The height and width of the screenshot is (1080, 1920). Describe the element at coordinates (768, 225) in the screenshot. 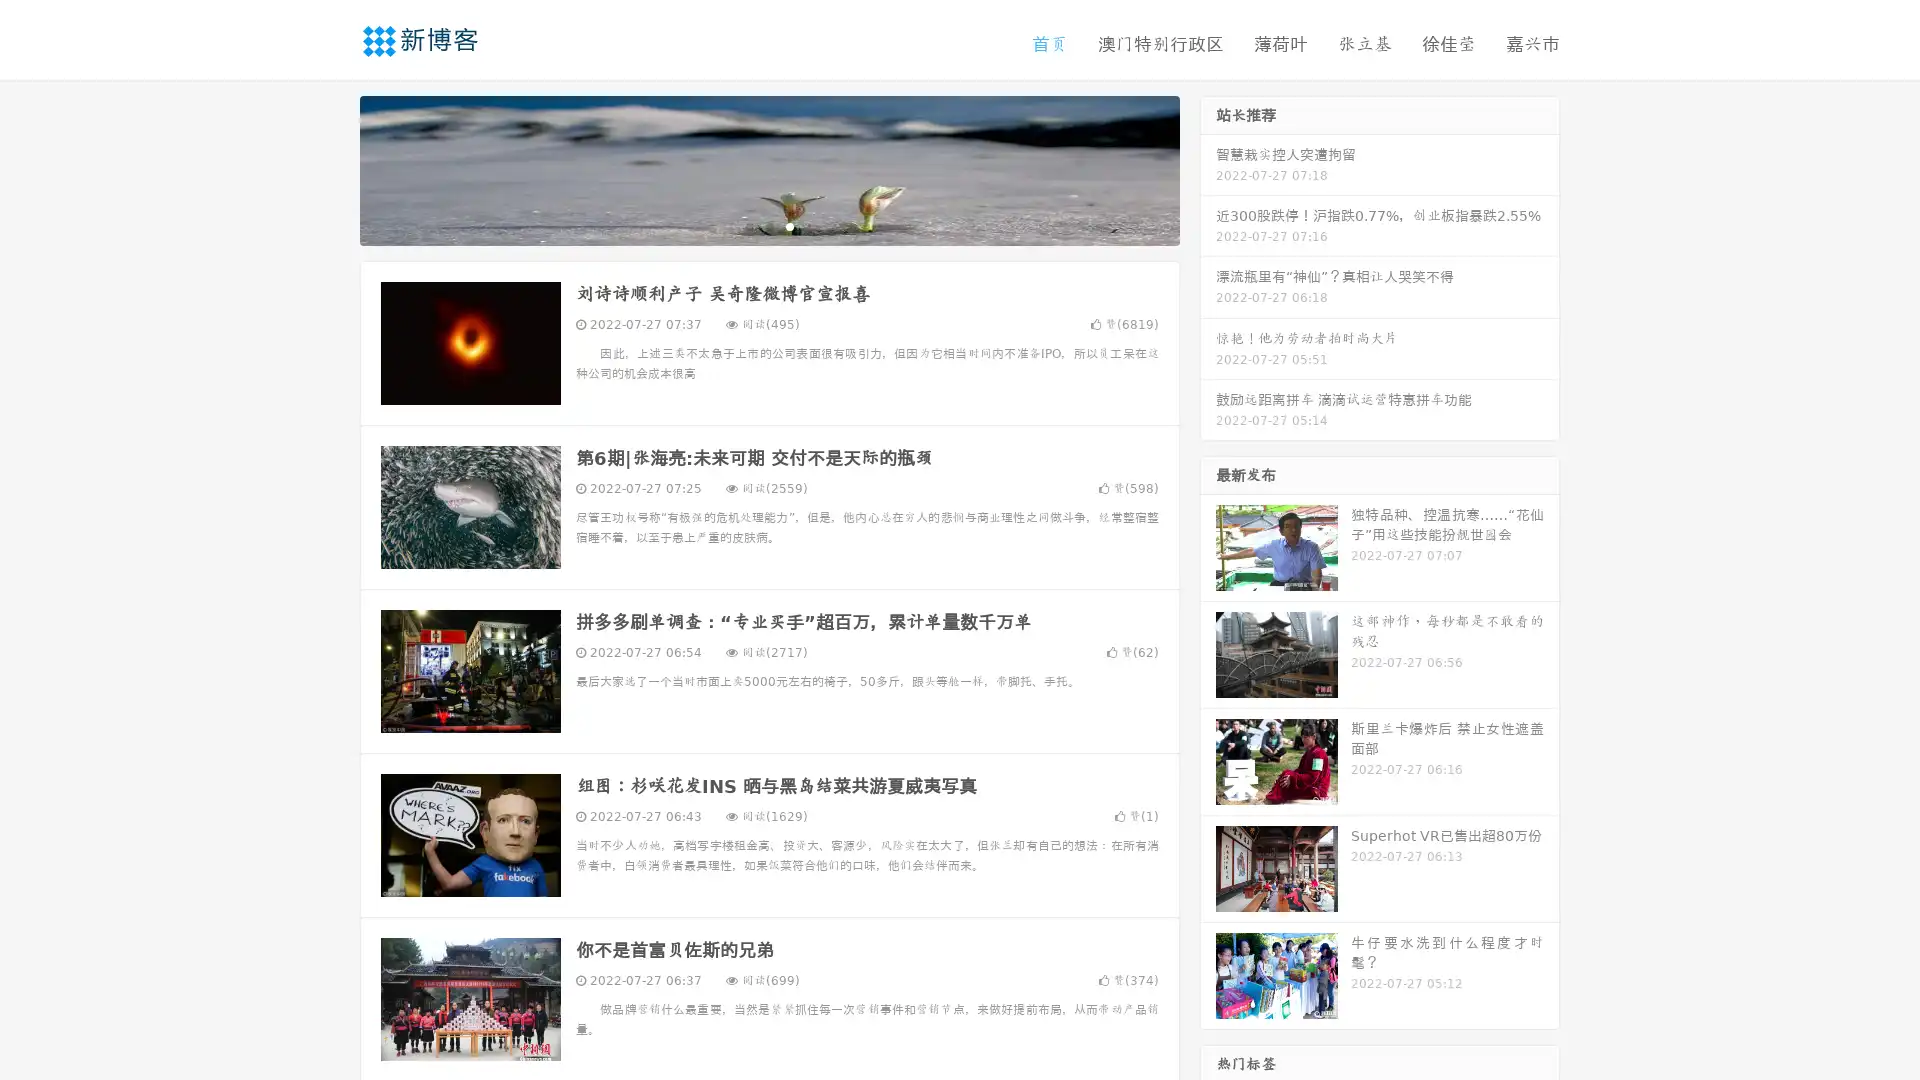

I see `Go to slide 2` at that location.